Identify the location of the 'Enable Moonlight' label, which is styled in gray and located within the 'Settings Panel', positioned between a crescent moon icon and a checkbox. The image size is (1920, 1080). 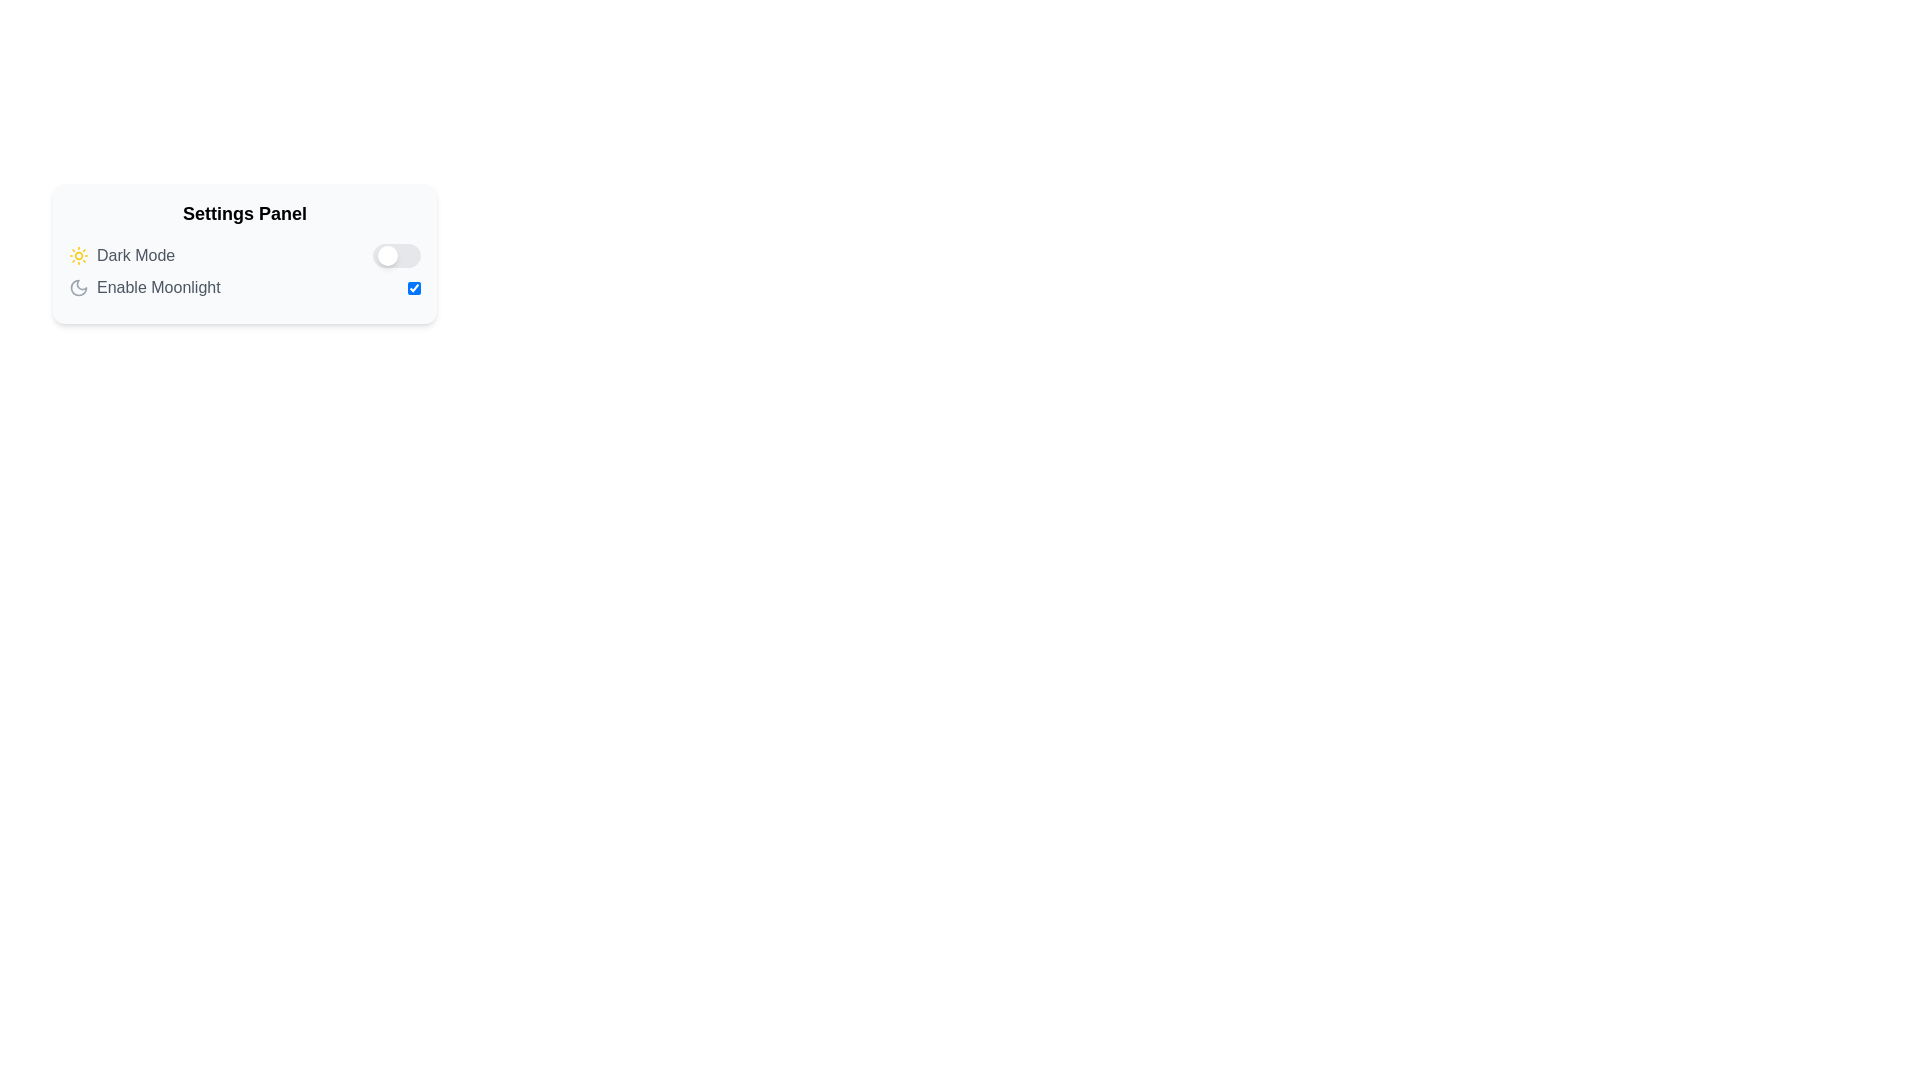
(157, 288).